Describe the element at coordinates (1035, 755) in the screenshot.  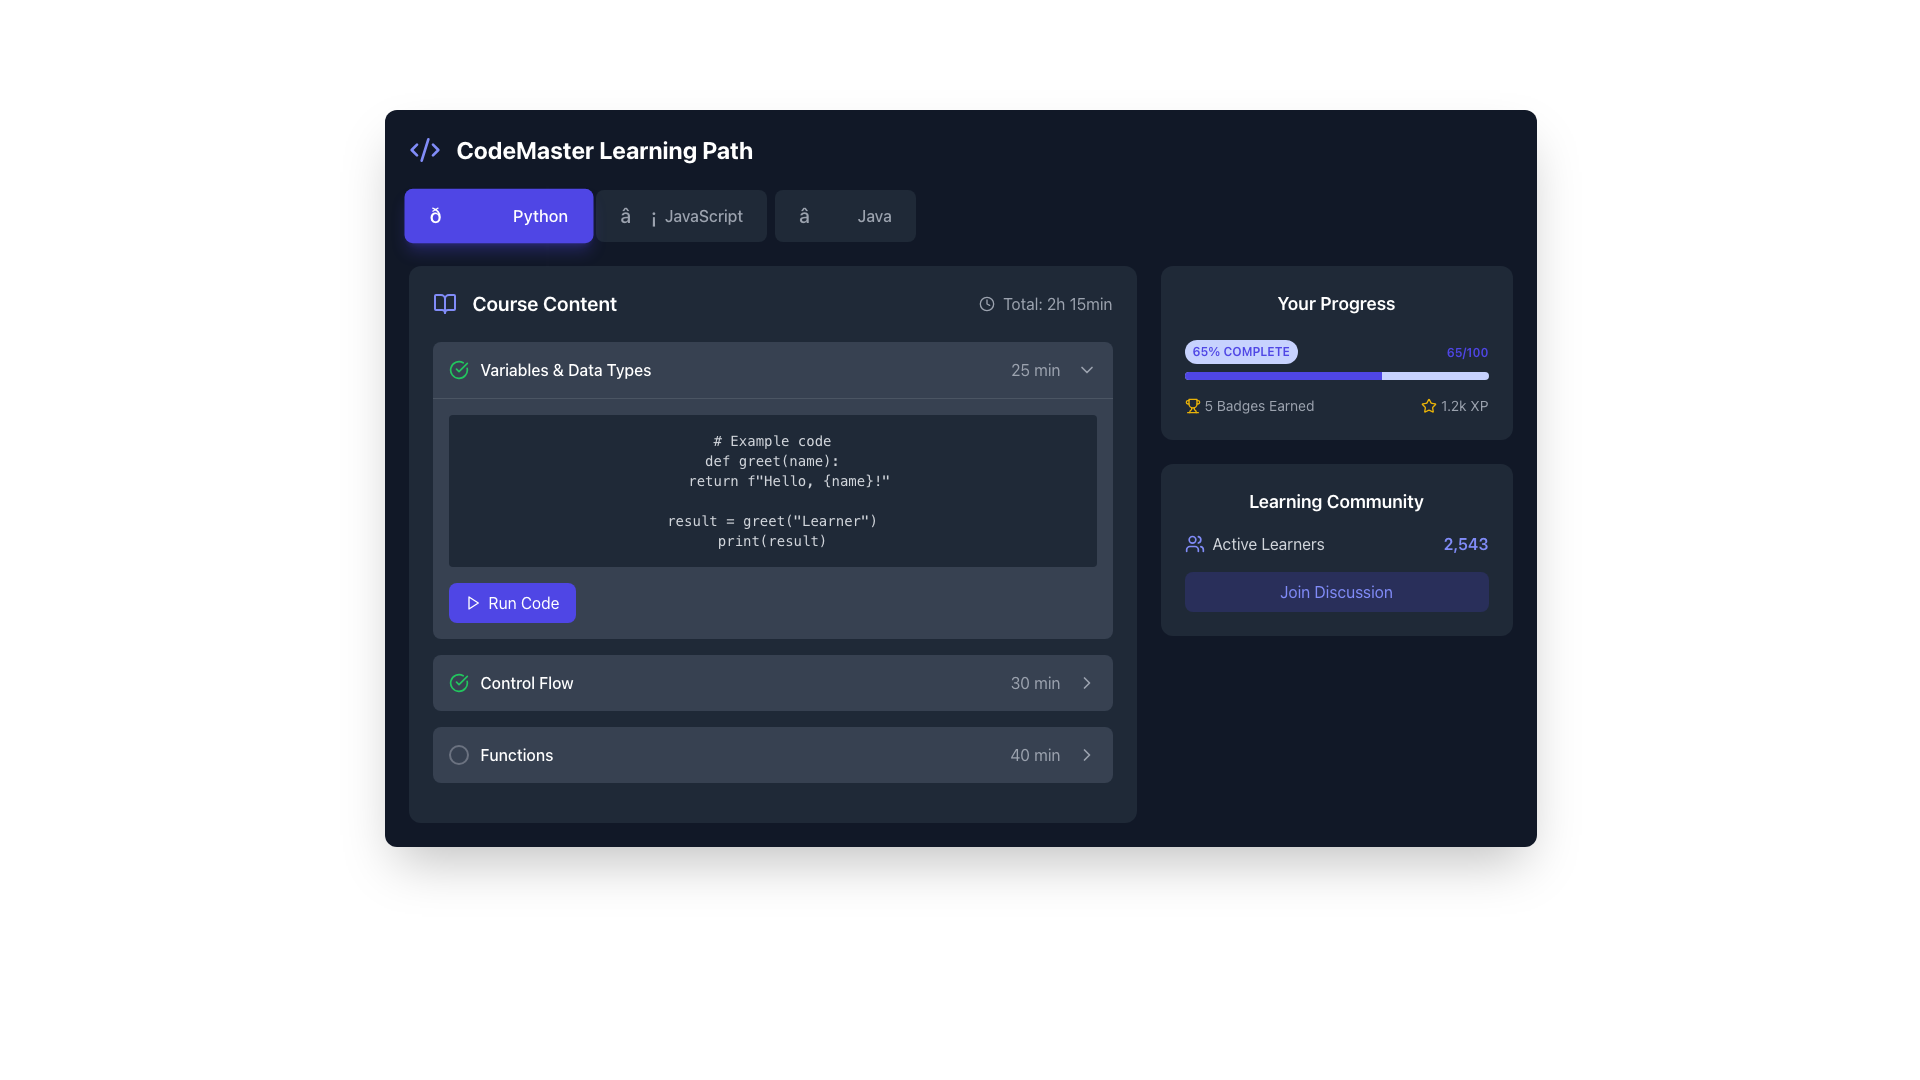
I see `the text label displaying '40 min' in a light gray font, located next to a rightward arrow icon in the bottom-right corner of the Functions section within the Course Content panel` at that location.